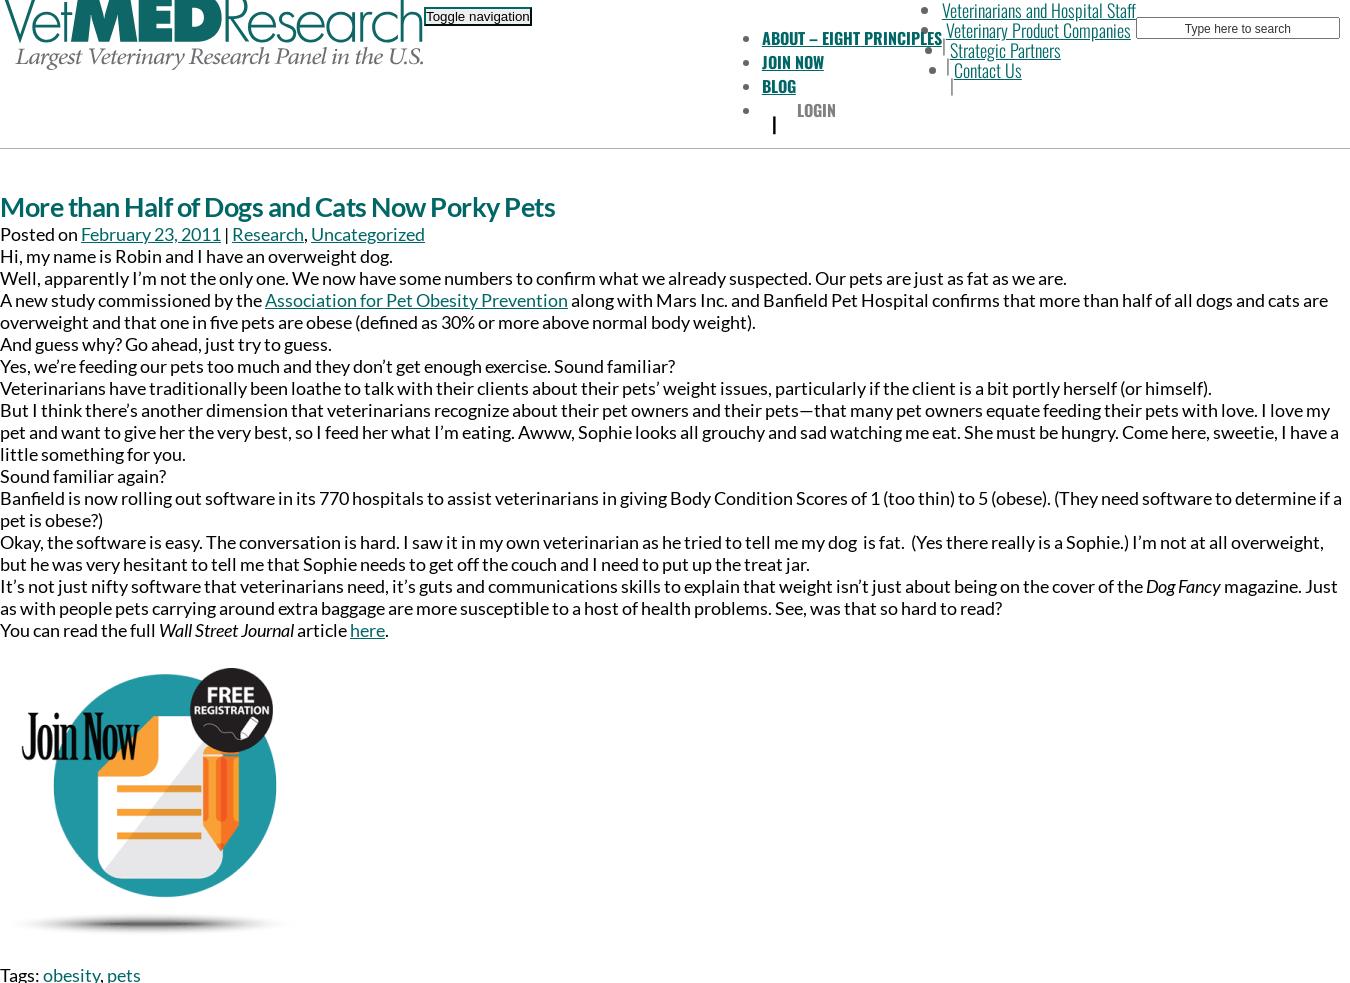 Image resolution: width=1350 pixels, height=983 pixels. Describe the element at coordinates (387, 630) in the screenshot. I see `'.'` at that location.